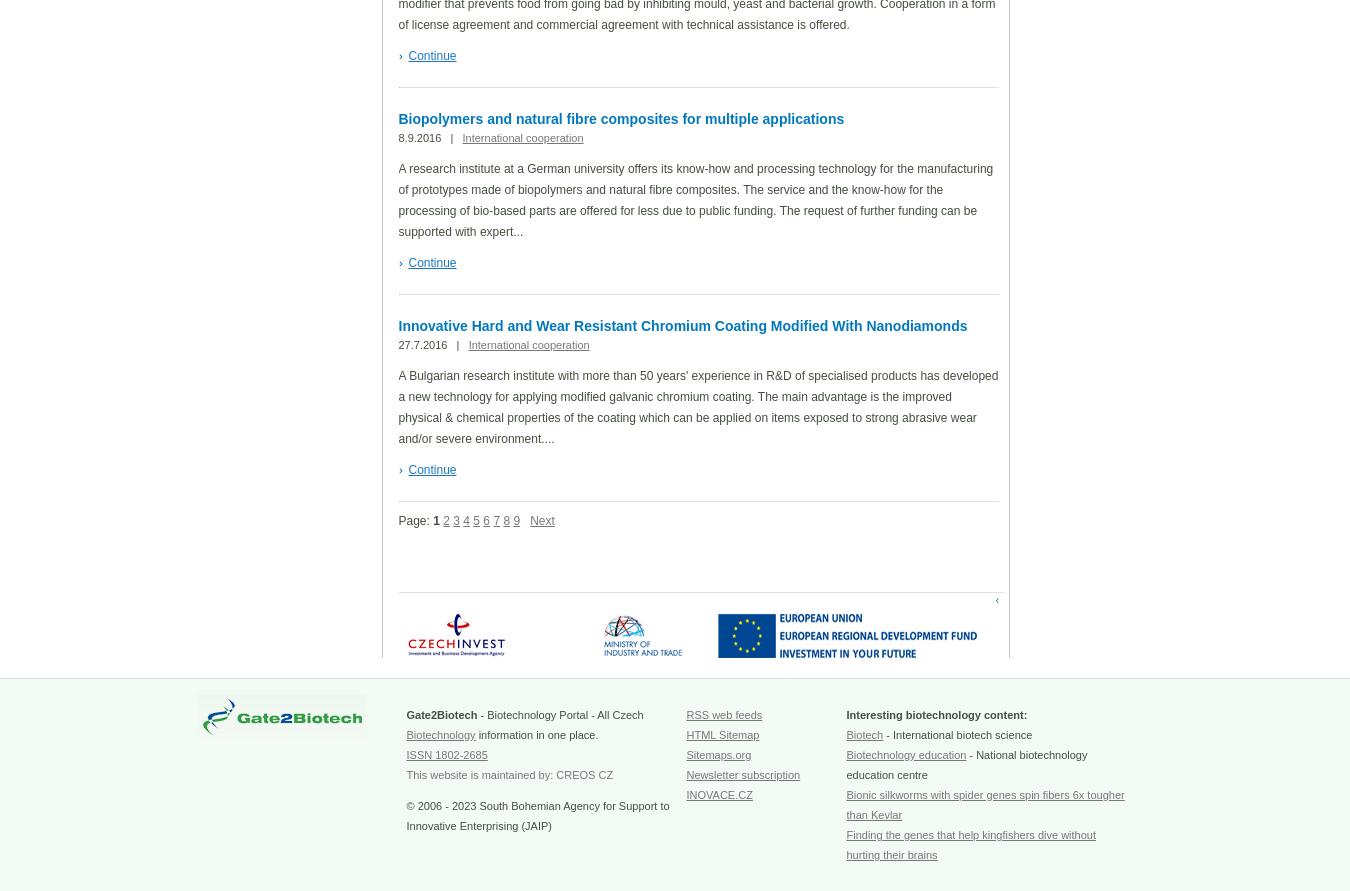 This screenshot has height=891, width=1350. Describe the element at coordinates (508, 774) in the screenshot. I see `'This website is maintained by: CREOS CZ'` at that location.